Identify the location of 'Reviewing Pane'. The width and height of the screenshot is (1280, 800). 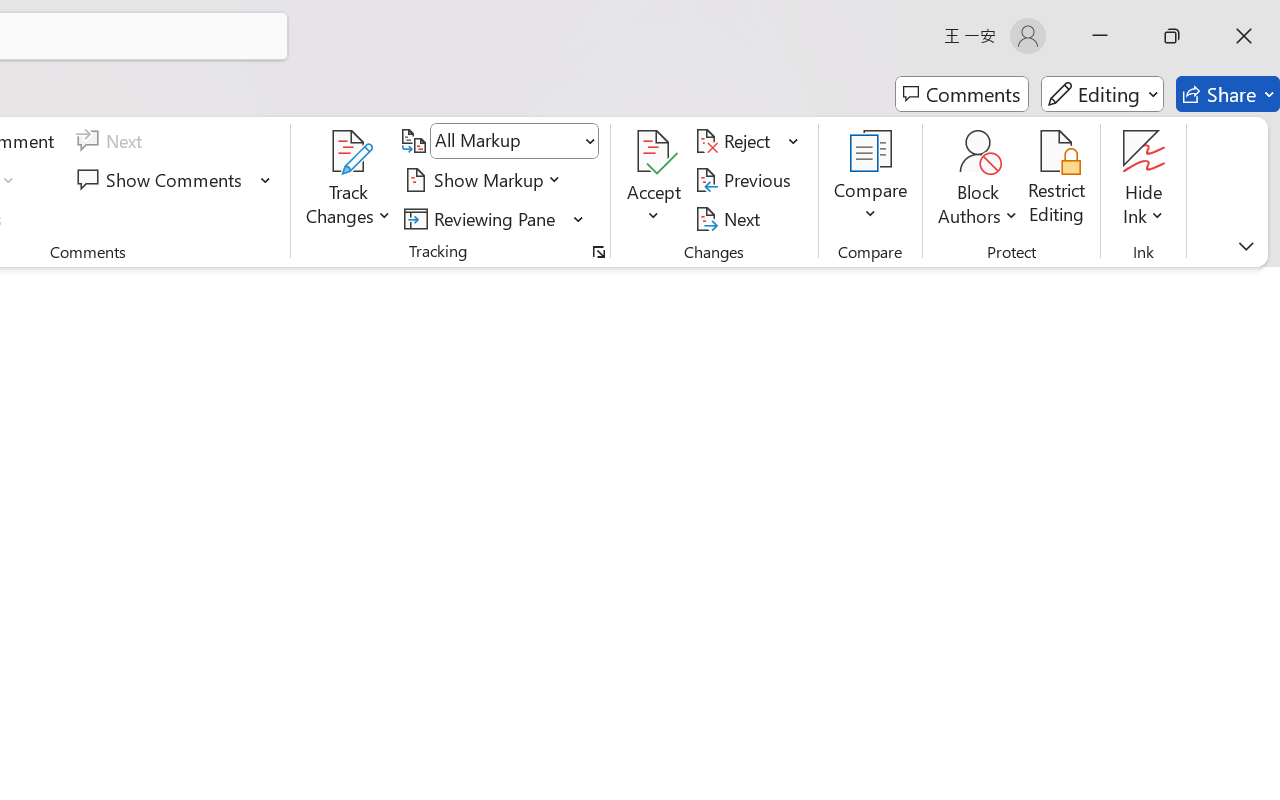
(483, 218).